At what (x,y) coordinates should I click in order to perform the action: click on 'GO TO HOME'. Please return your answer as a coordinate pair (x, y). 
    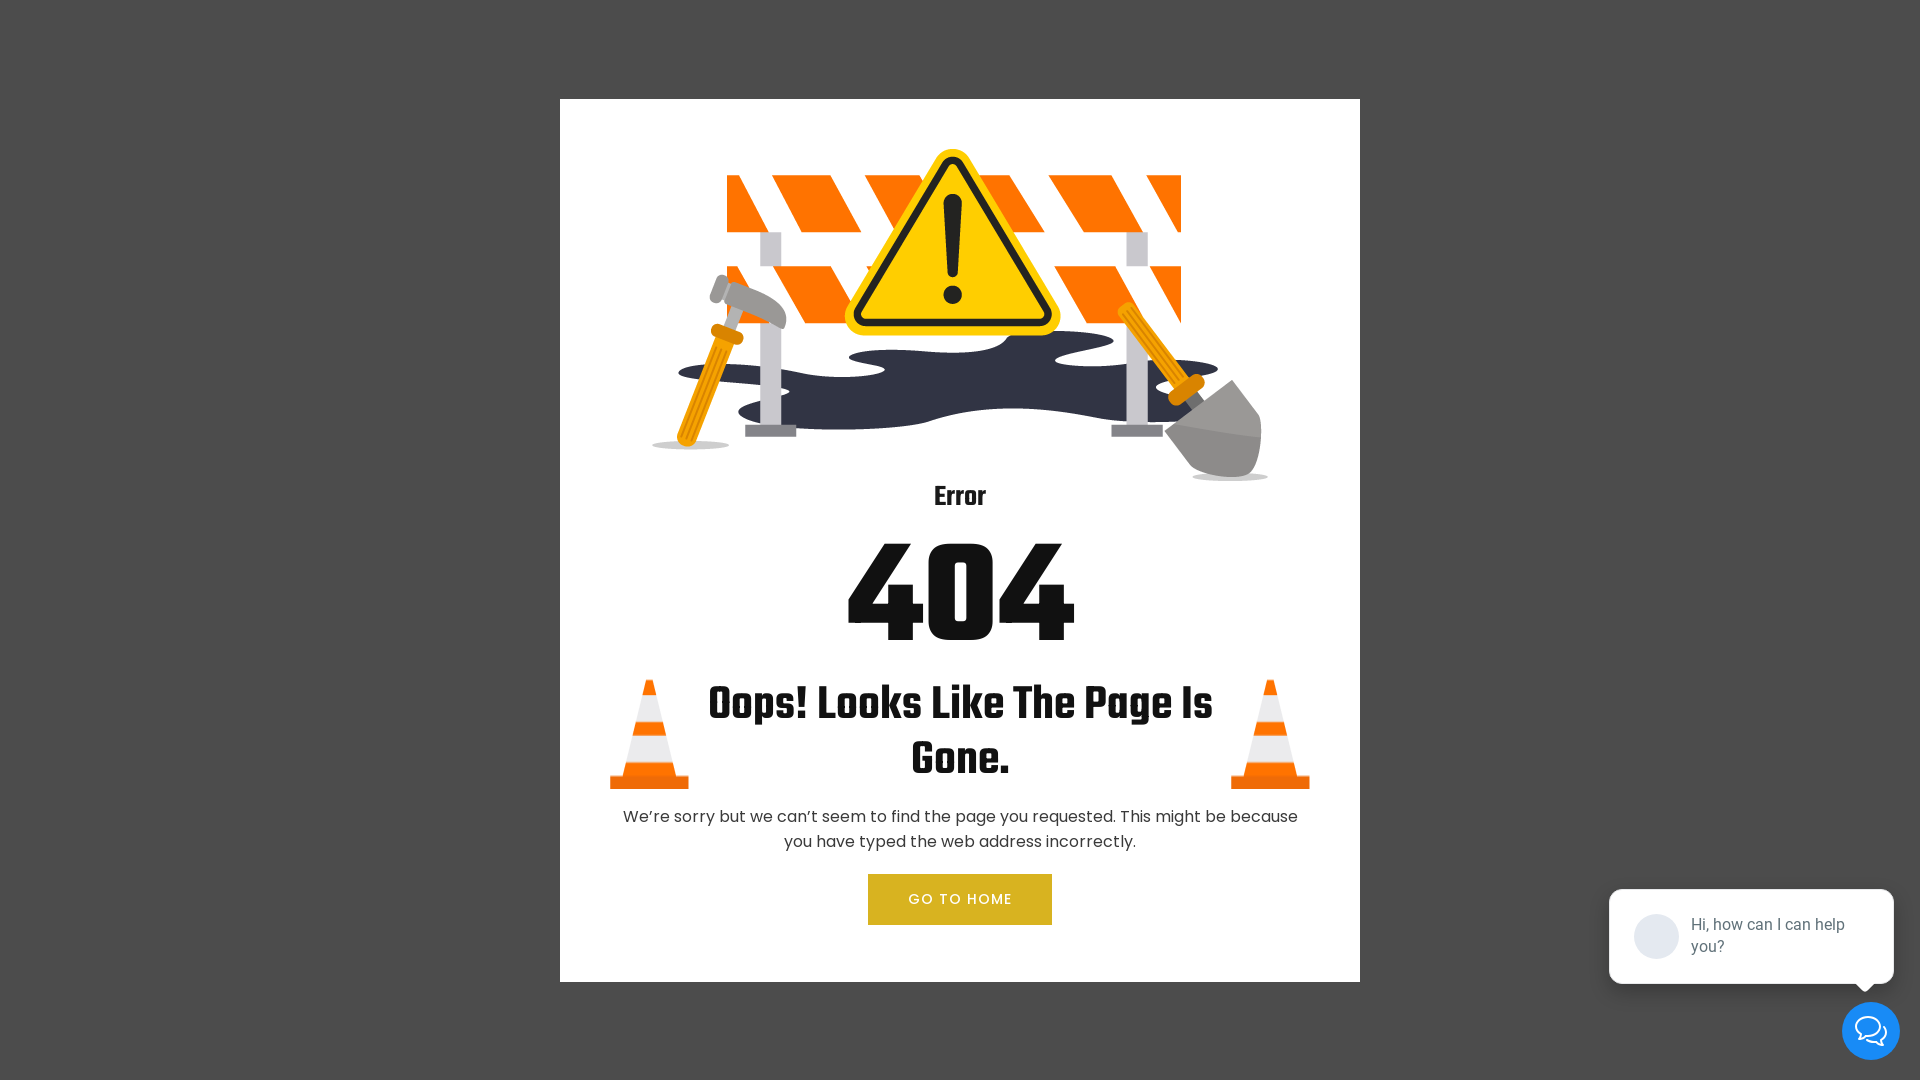
    Looking at the image, I should click on (960, 898).